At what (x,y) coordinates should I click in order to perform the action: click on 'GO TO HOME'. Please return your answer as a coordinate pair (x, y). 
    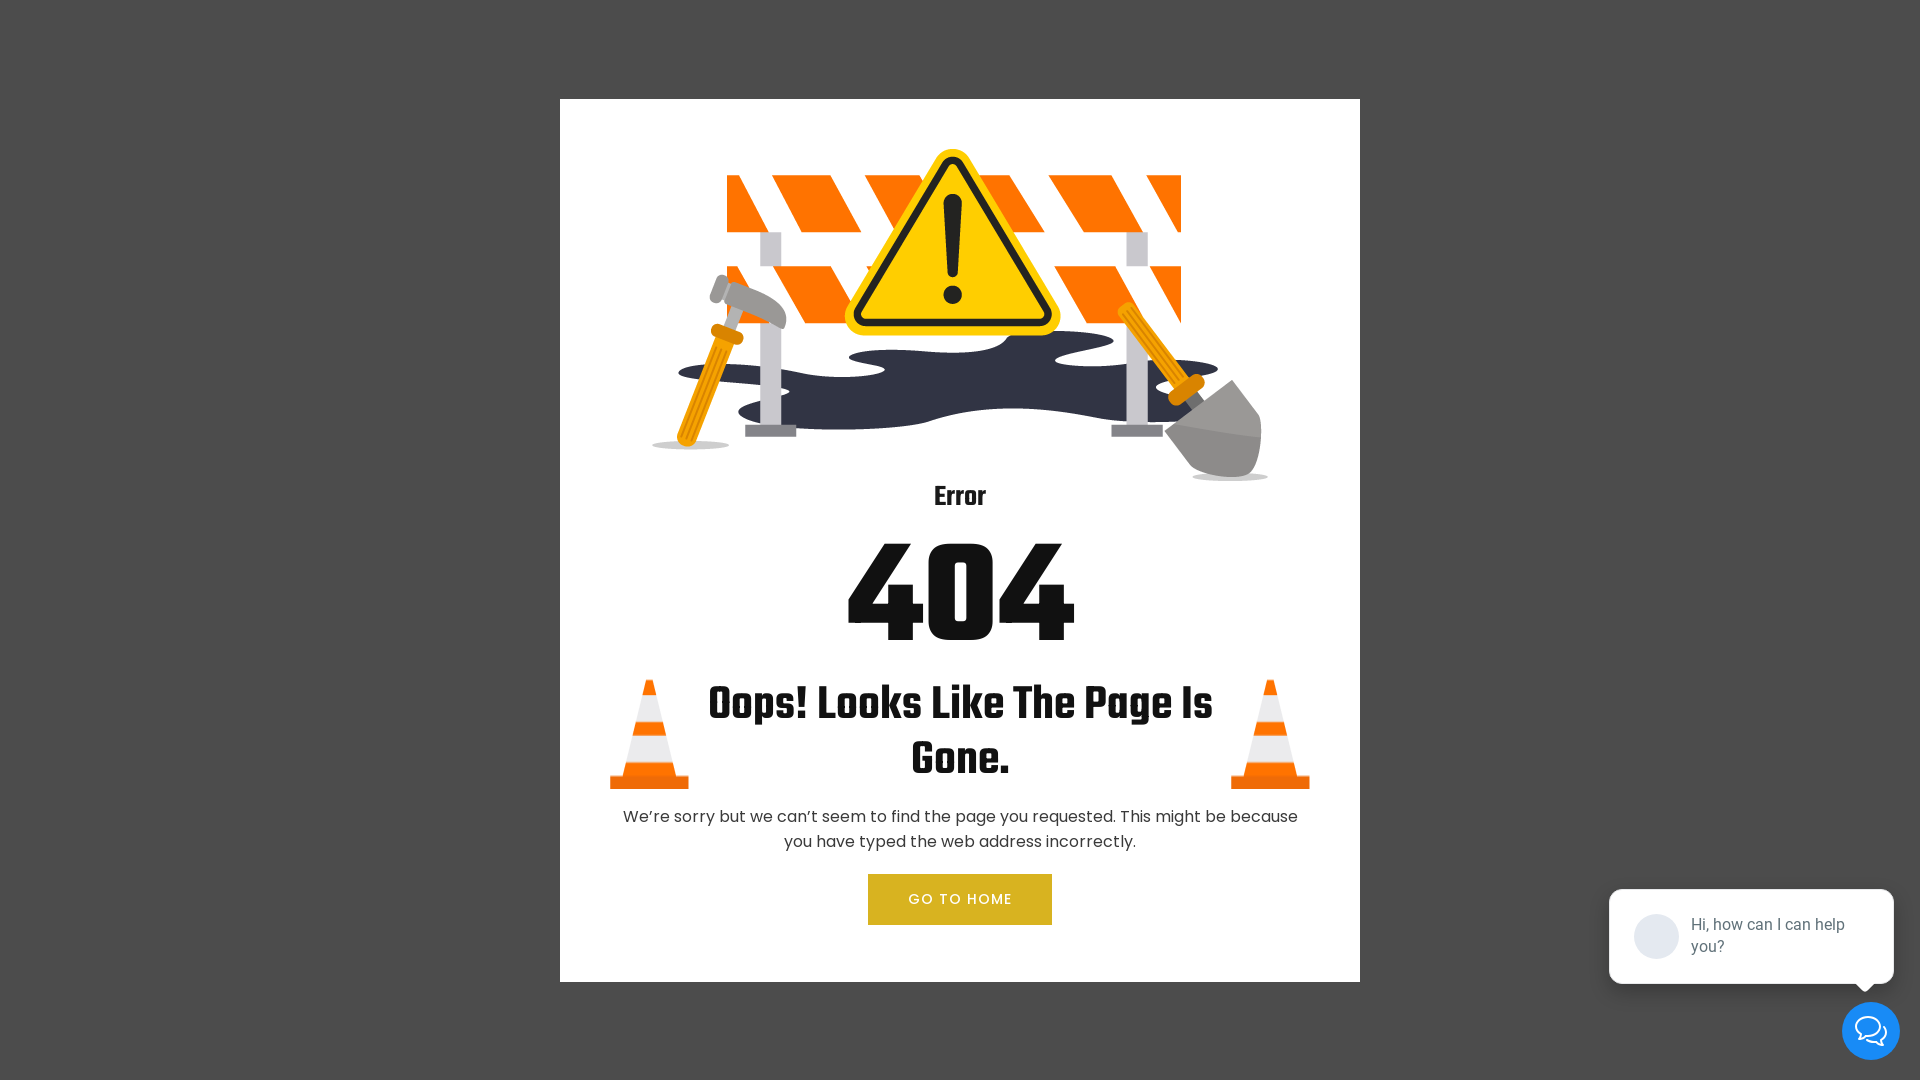
    Looking at the image, I should click on (960, 898).